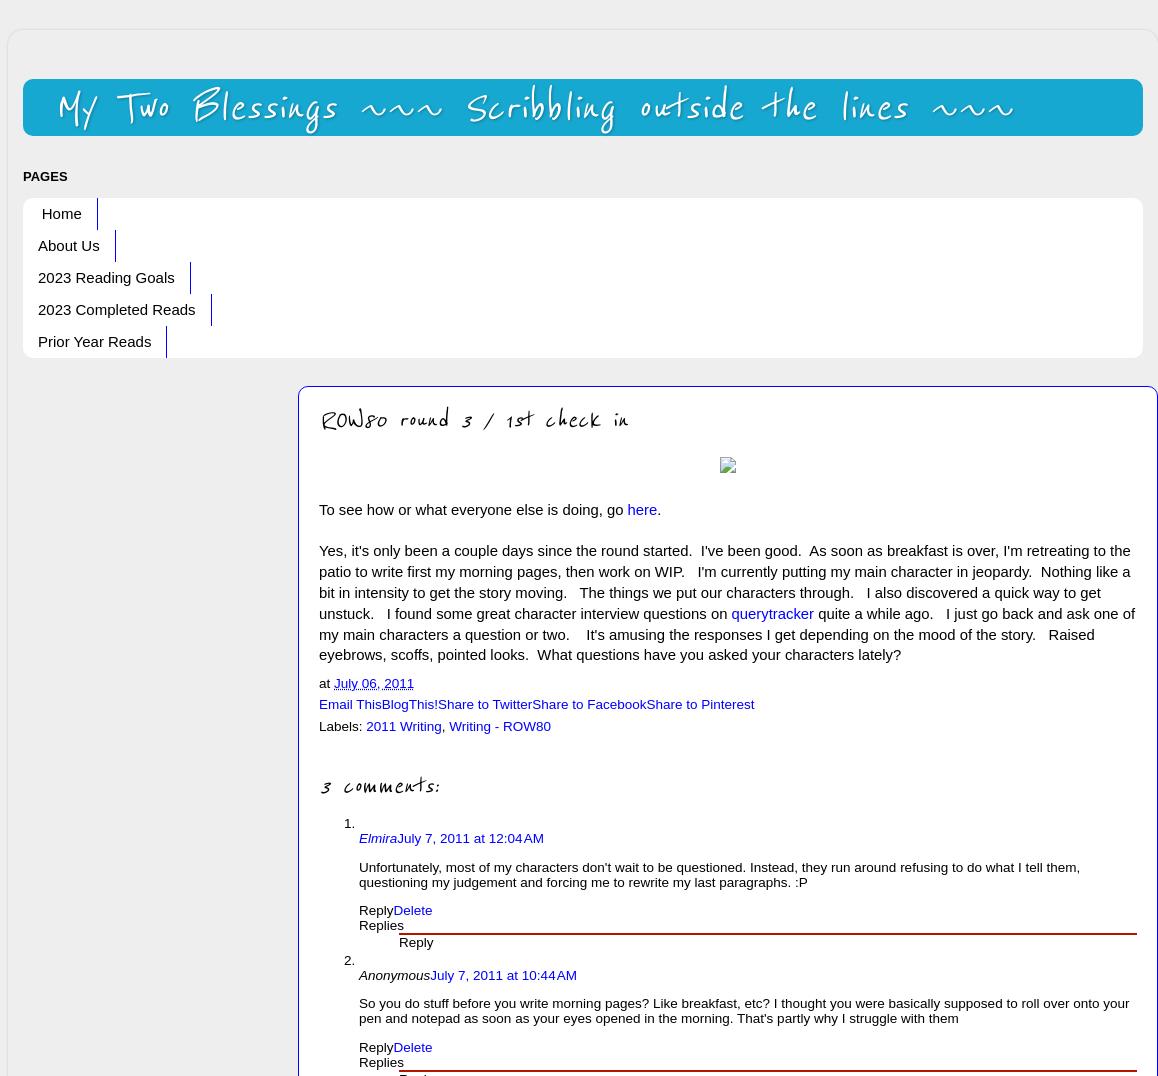  Describe the element at coordinates (502, 974) in the screenshot. I see `'July 7, 2011 at 10:44 AM'` at that location.